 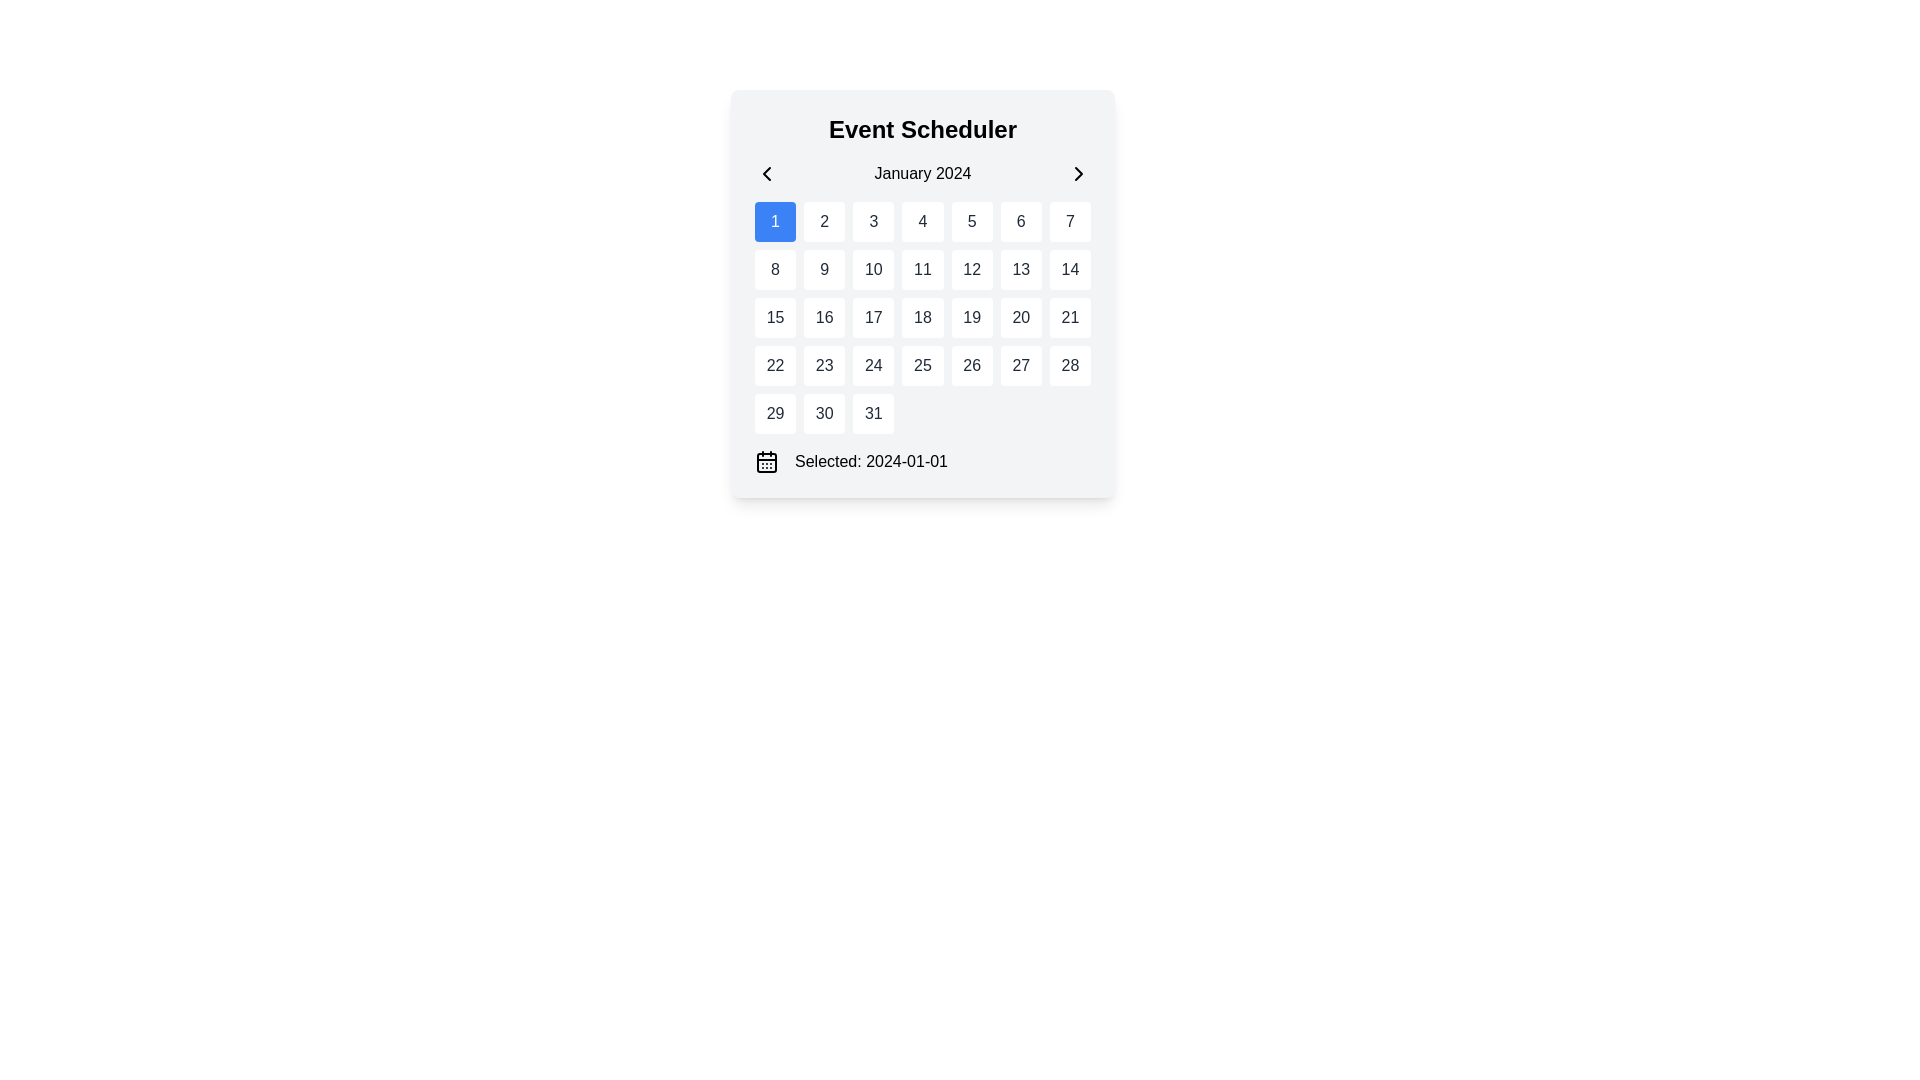 I want to click on the calendar date cell representing the 15th day of the month, located in the third row, first column of the calendar grid, so click(x=774, y=316).